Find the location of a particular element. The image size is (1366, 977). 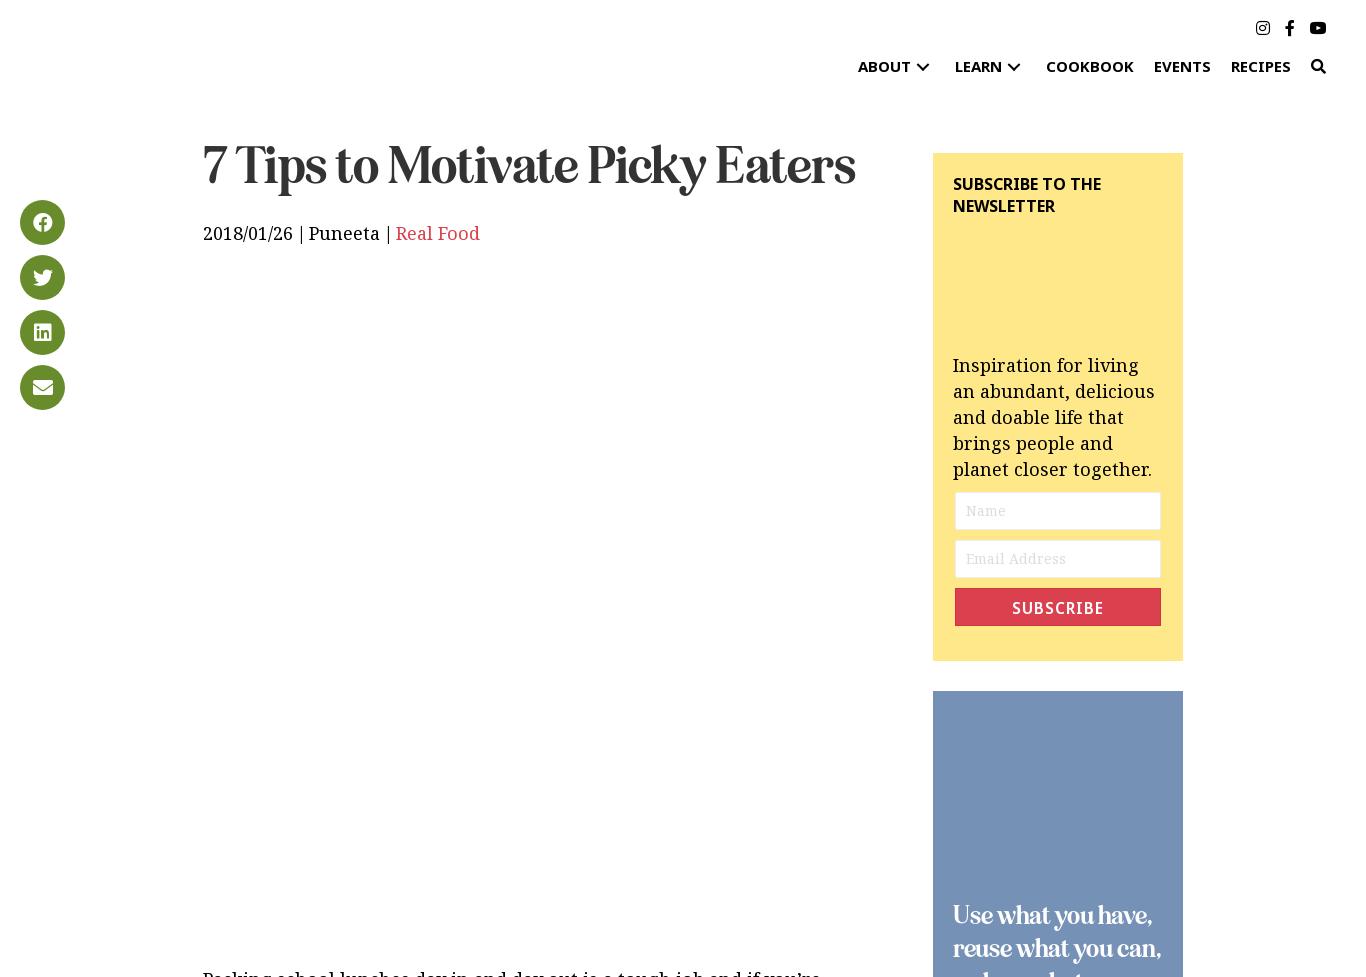

'2018/01/26' is located at coordinates (248, 231).